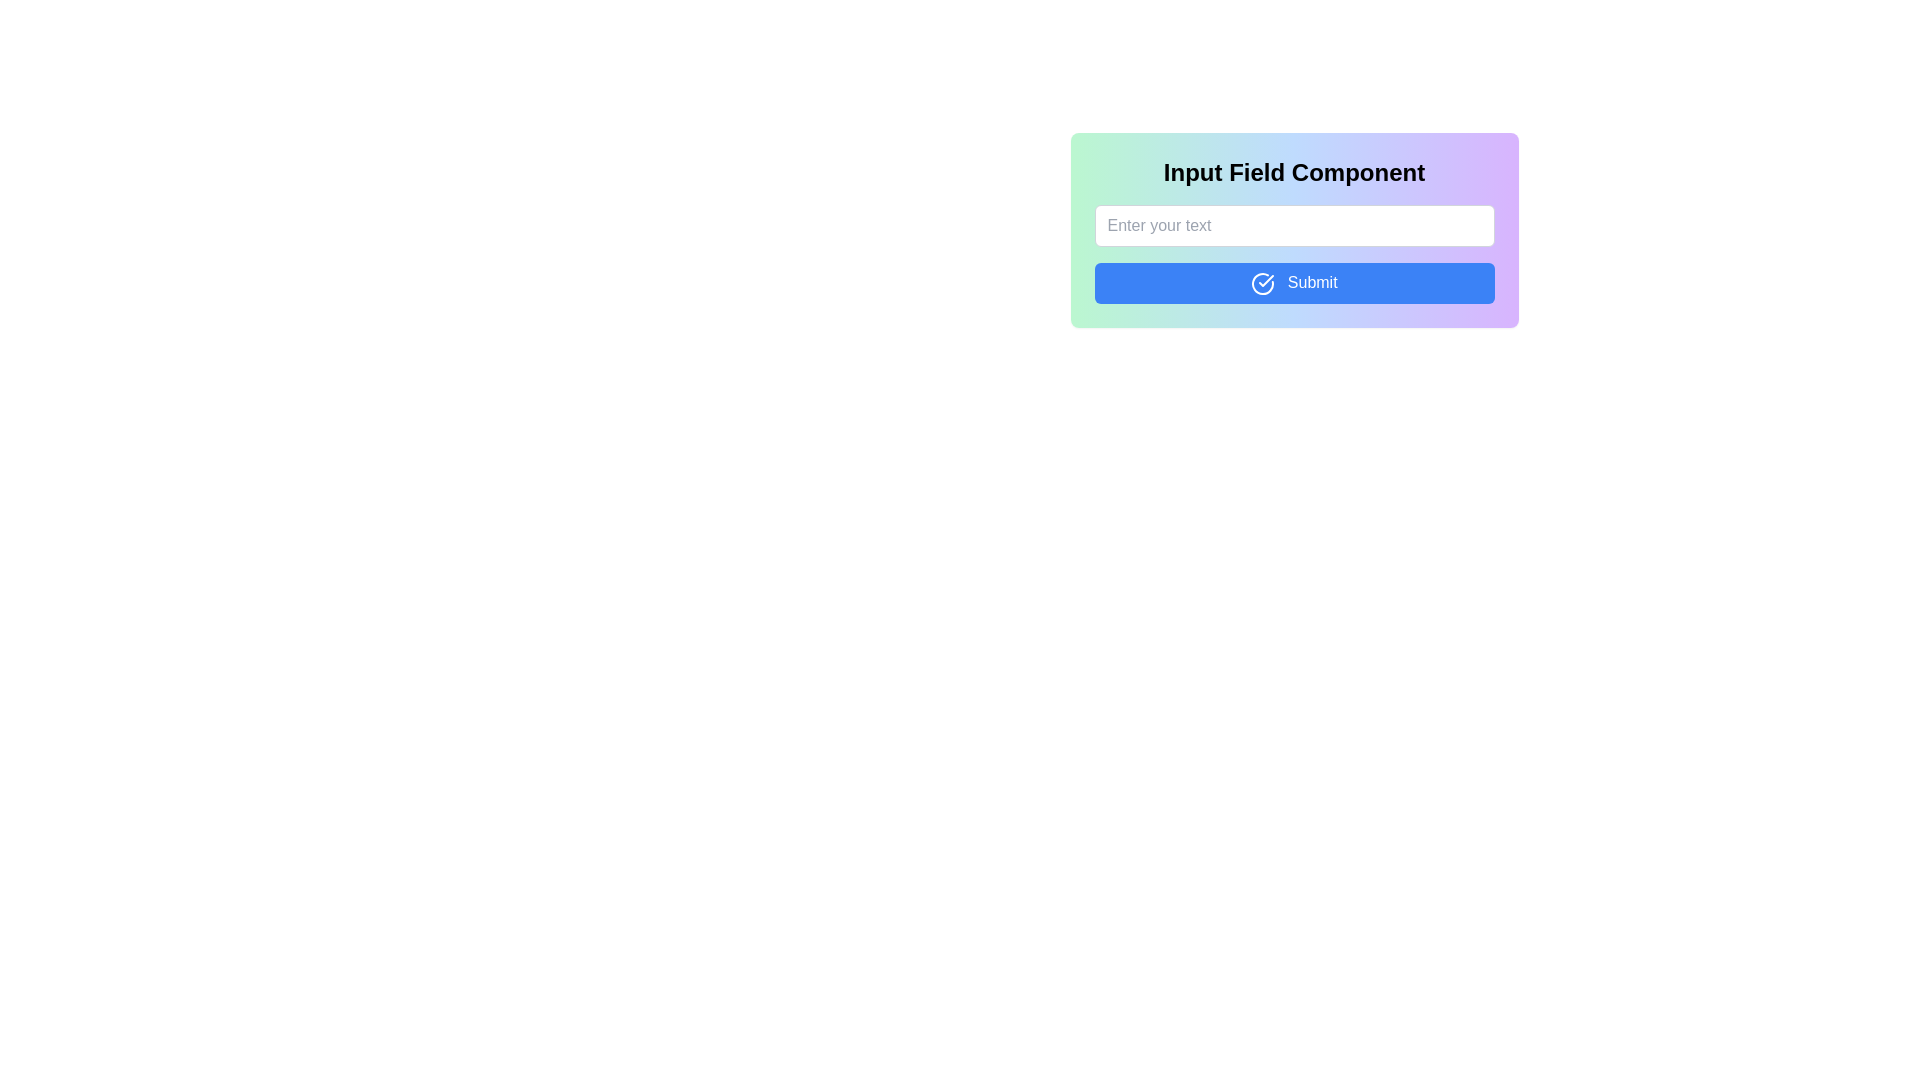 The height and width of the screenshot is (1080, 1920). I want to click on the 'Submit' button located in the composite form component titled 'Input Field Component', which is centered within the light-colored panel with a gradient background, so click(1294, 312).